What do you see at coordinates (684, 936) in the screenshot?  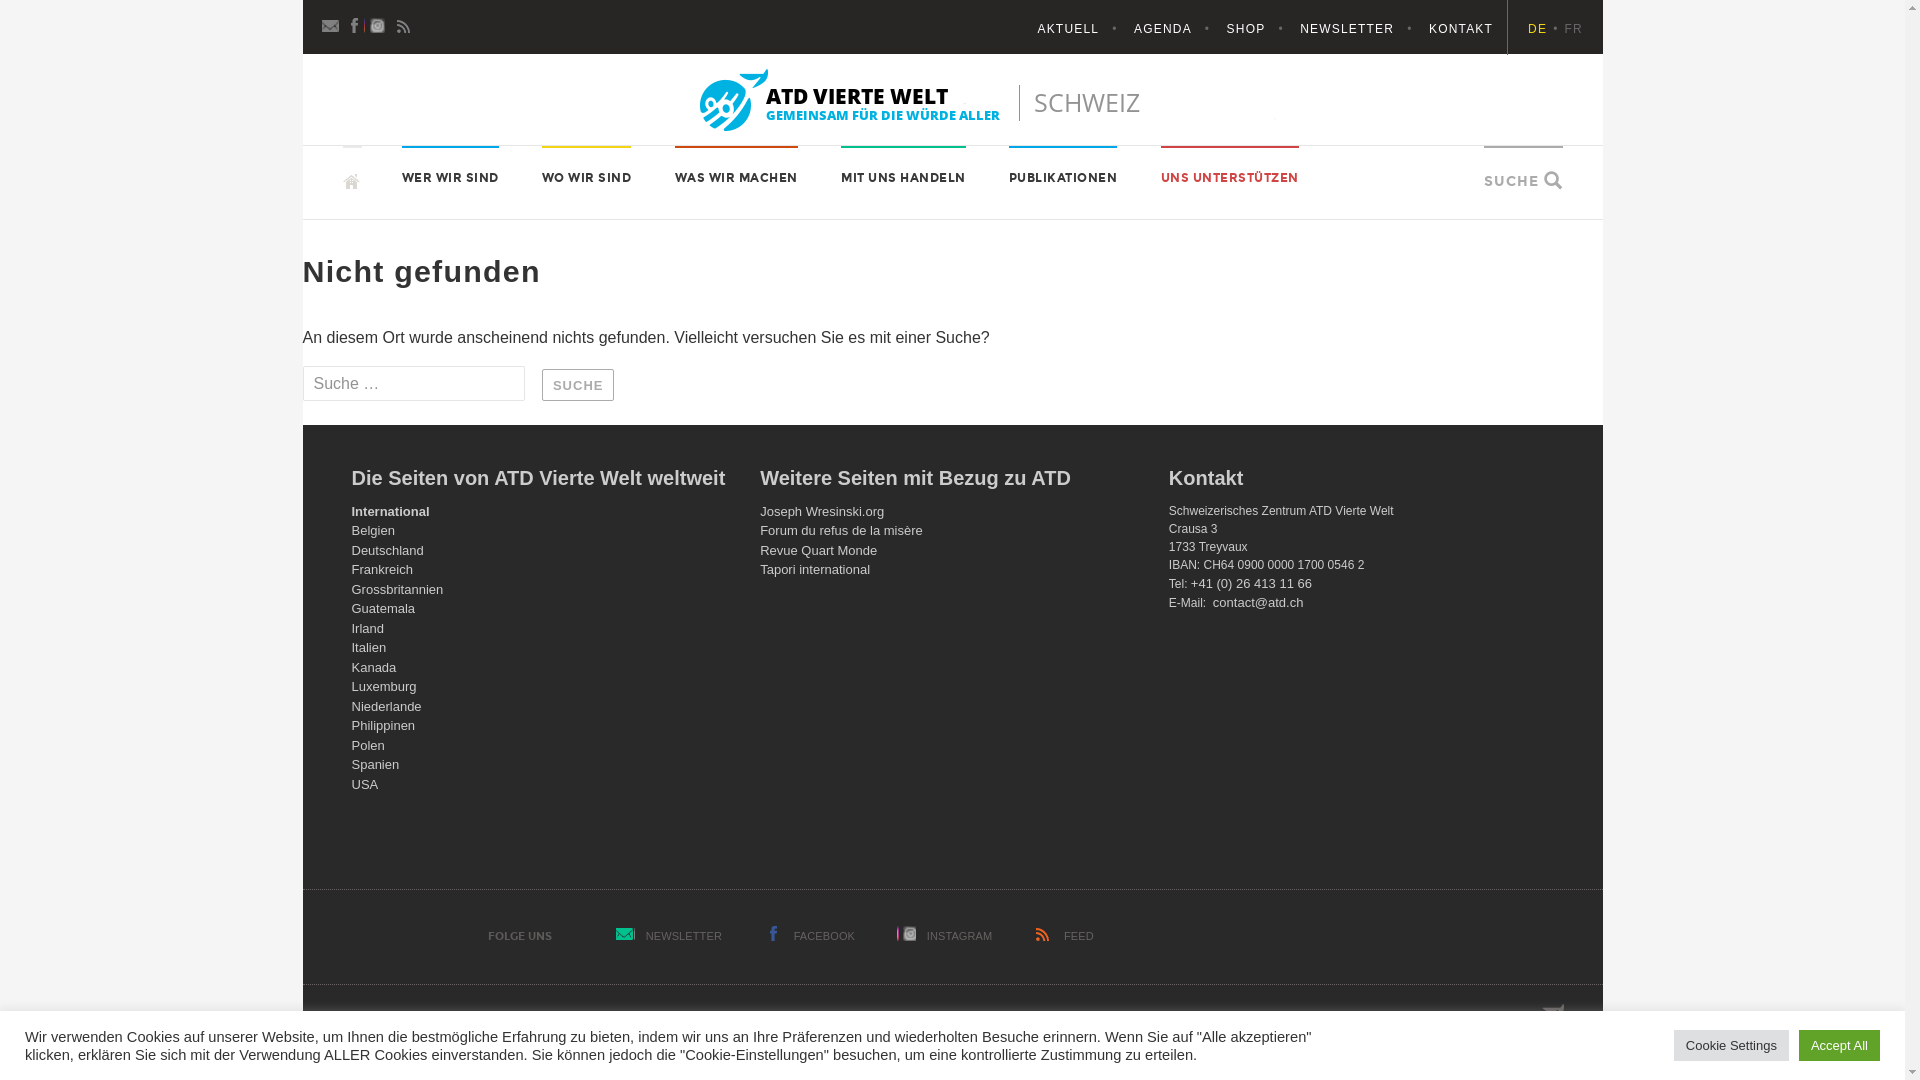 I see `'NEWSLETTER'` at bounding box center [684, 936].